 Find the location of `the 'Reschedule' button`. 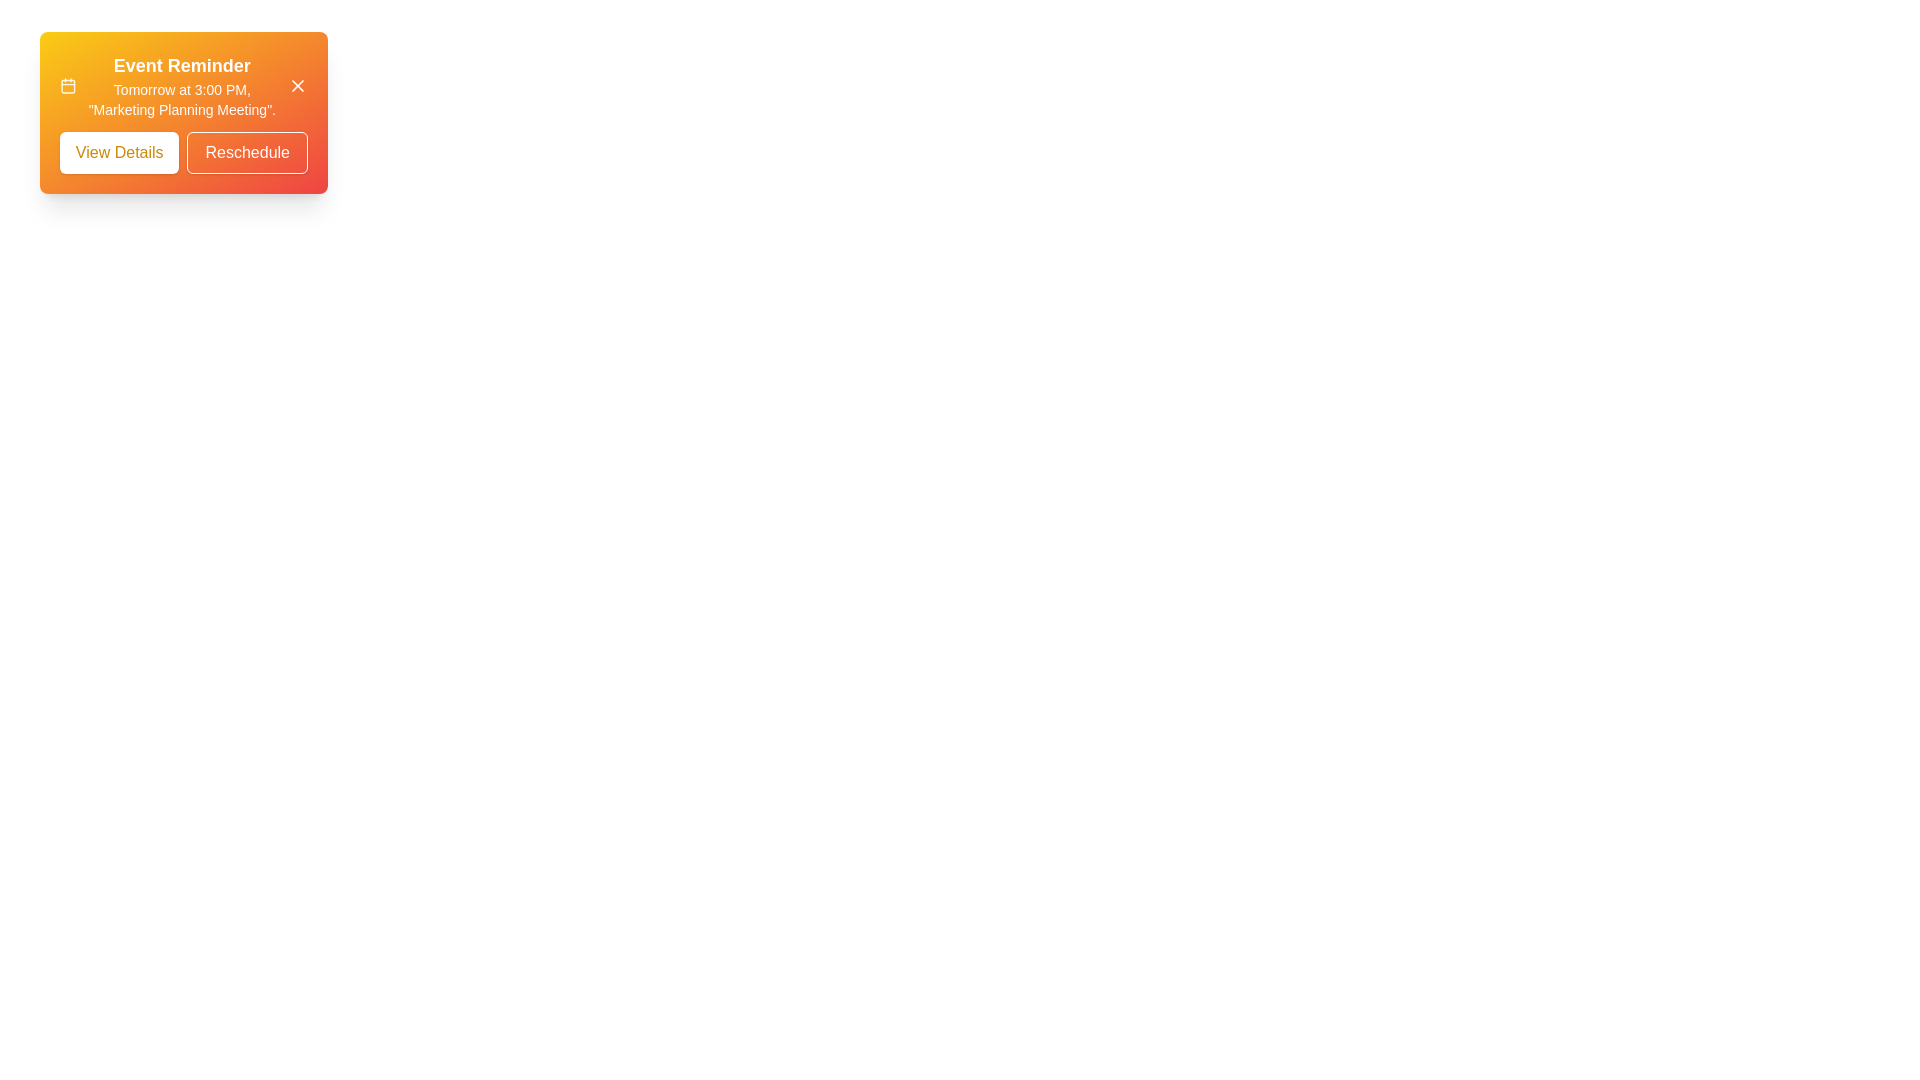

the 'Reschedule' button is located at coordinates (246, 152).